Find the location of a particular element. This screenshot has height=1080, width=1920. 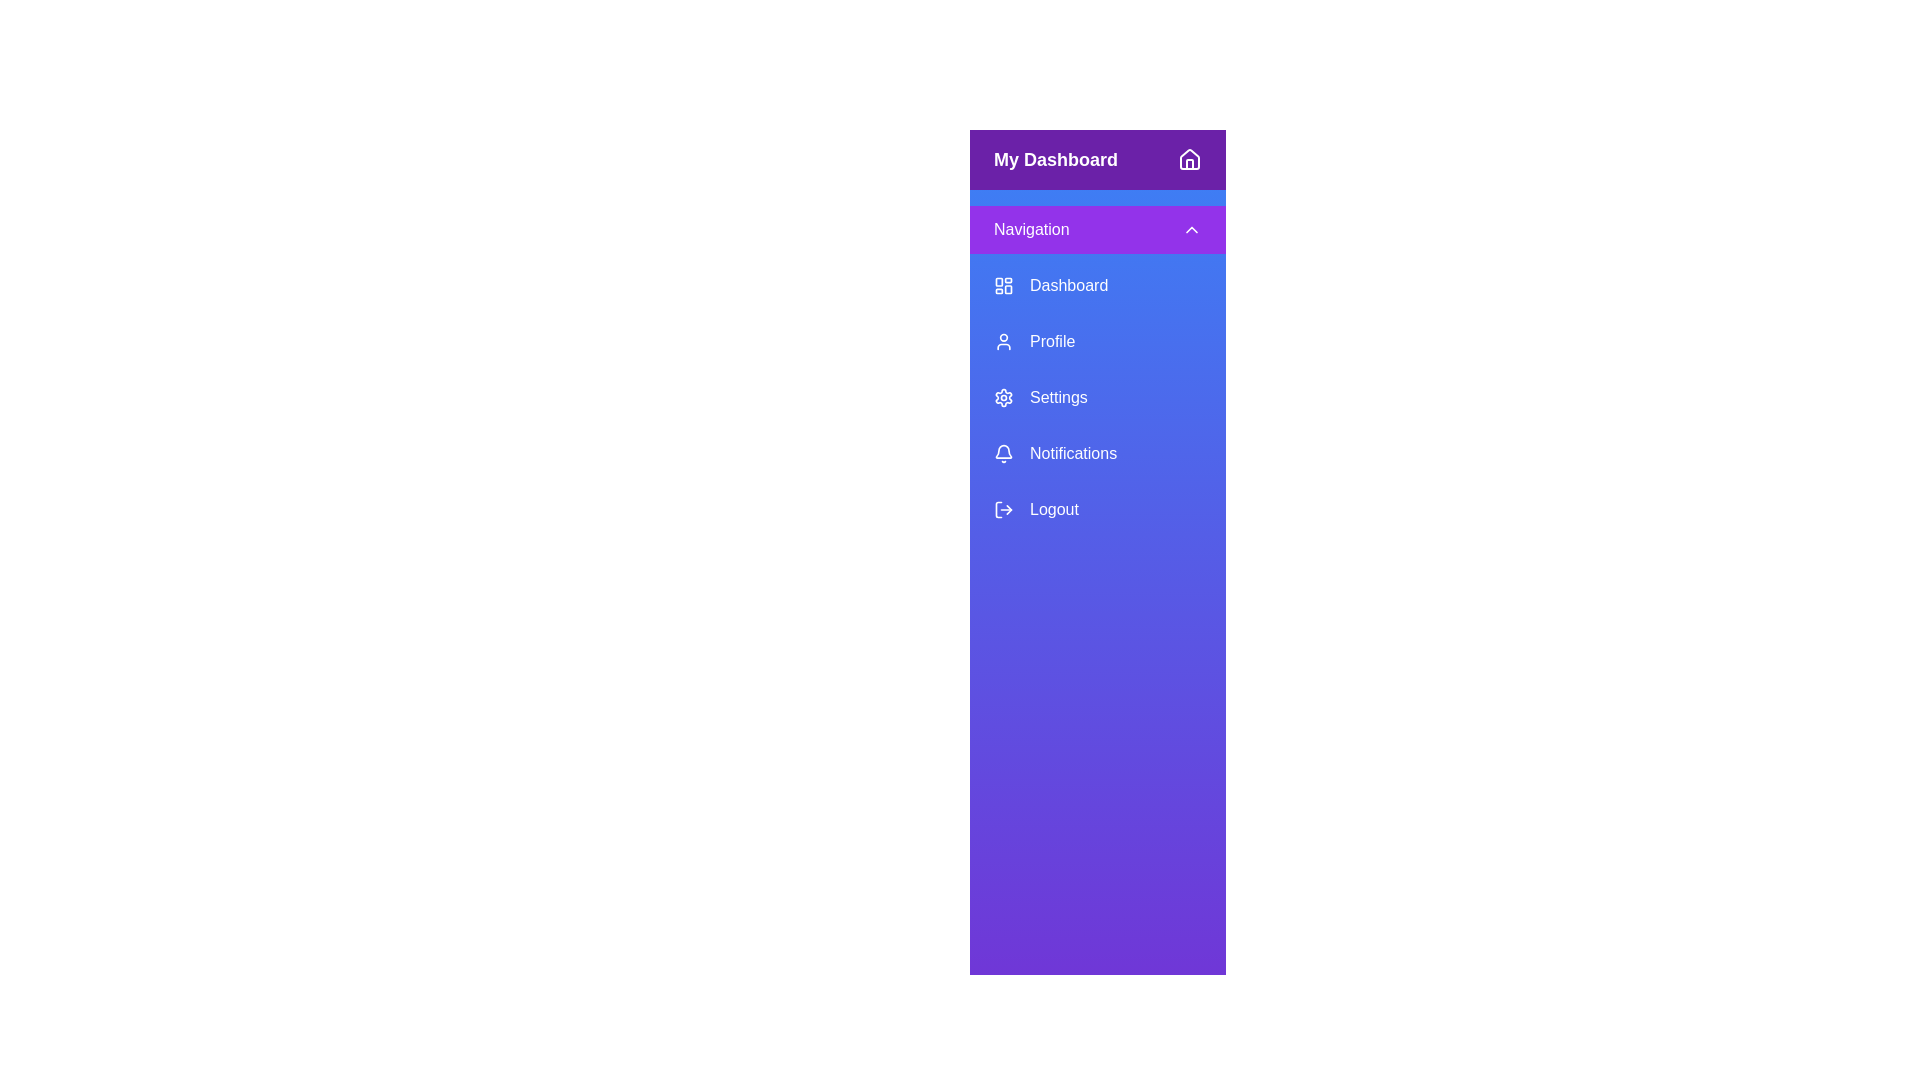

the 'Profile' button is located at coordinates (1097, 341).